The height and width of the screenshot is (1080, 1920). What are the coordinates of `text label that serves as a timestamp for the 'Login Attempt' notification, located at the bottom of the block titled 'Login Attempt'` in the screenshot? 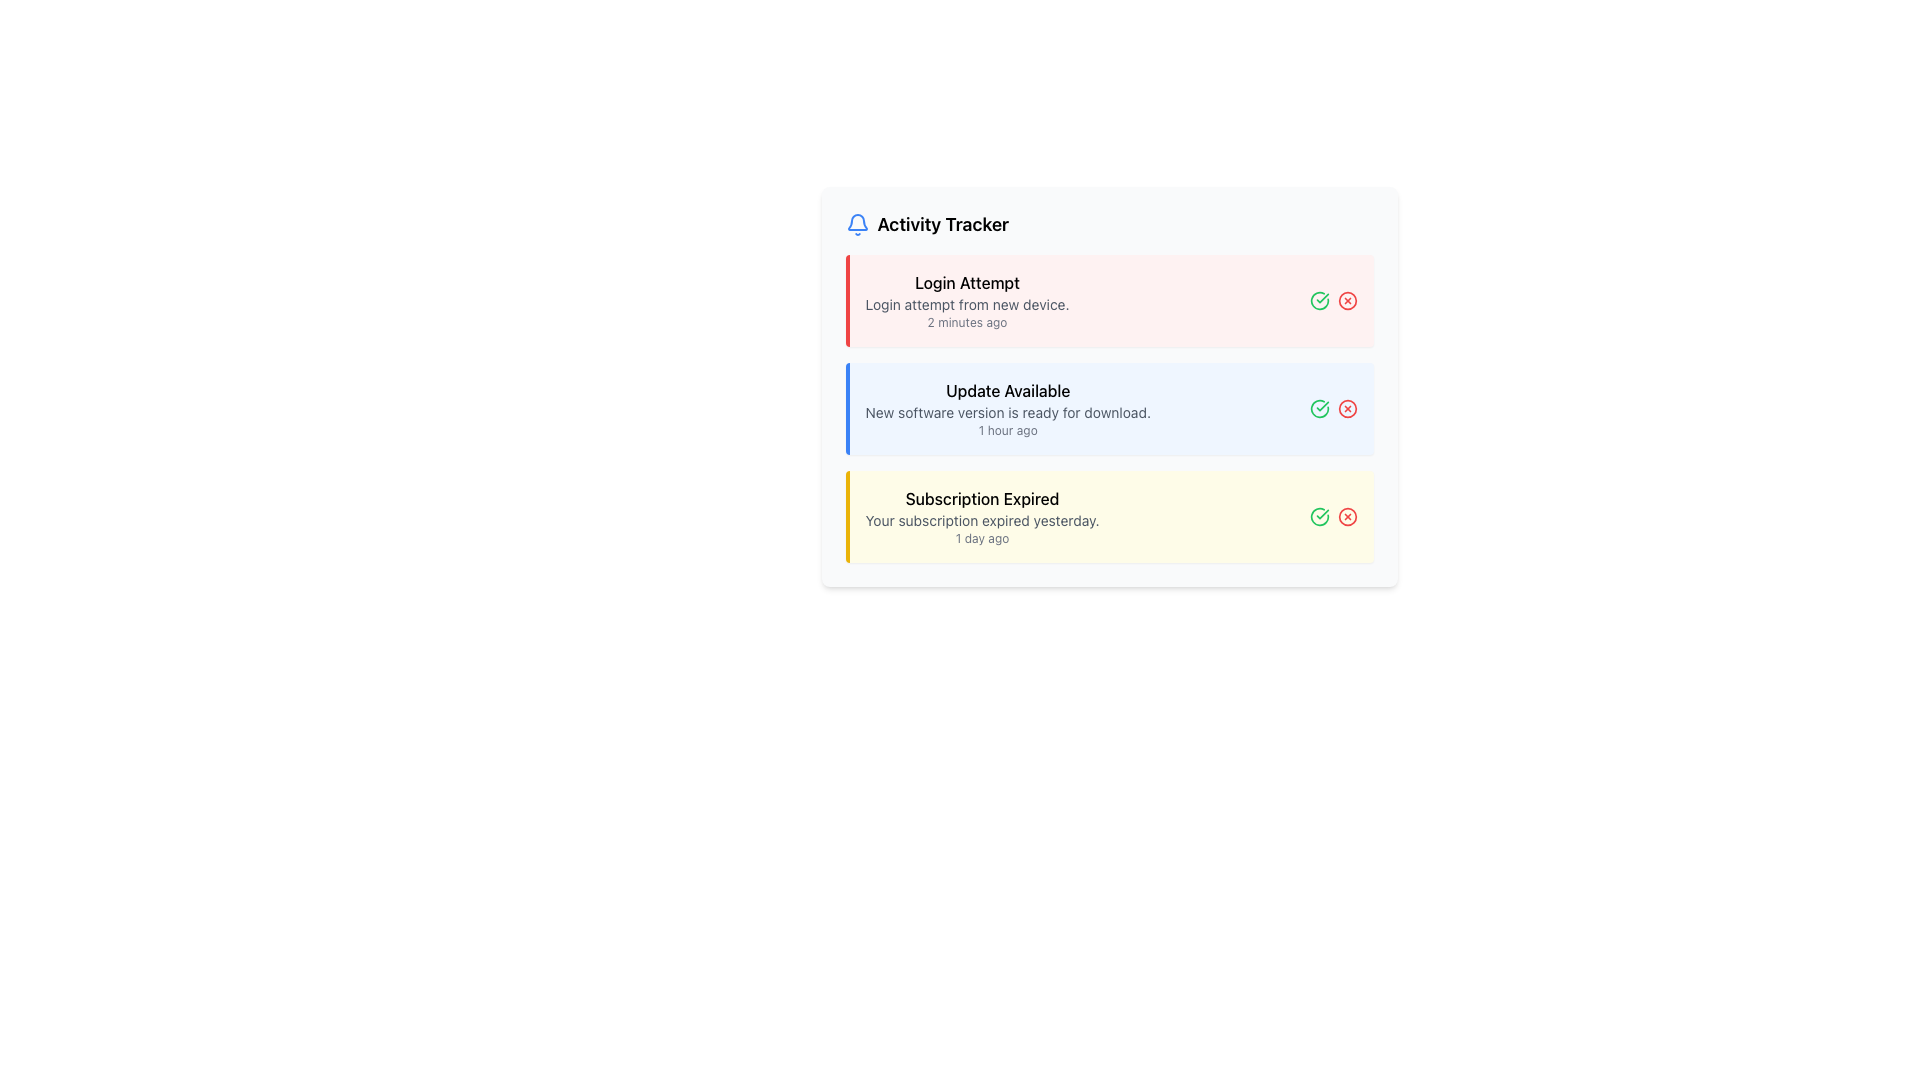 It's located at (967, 322).